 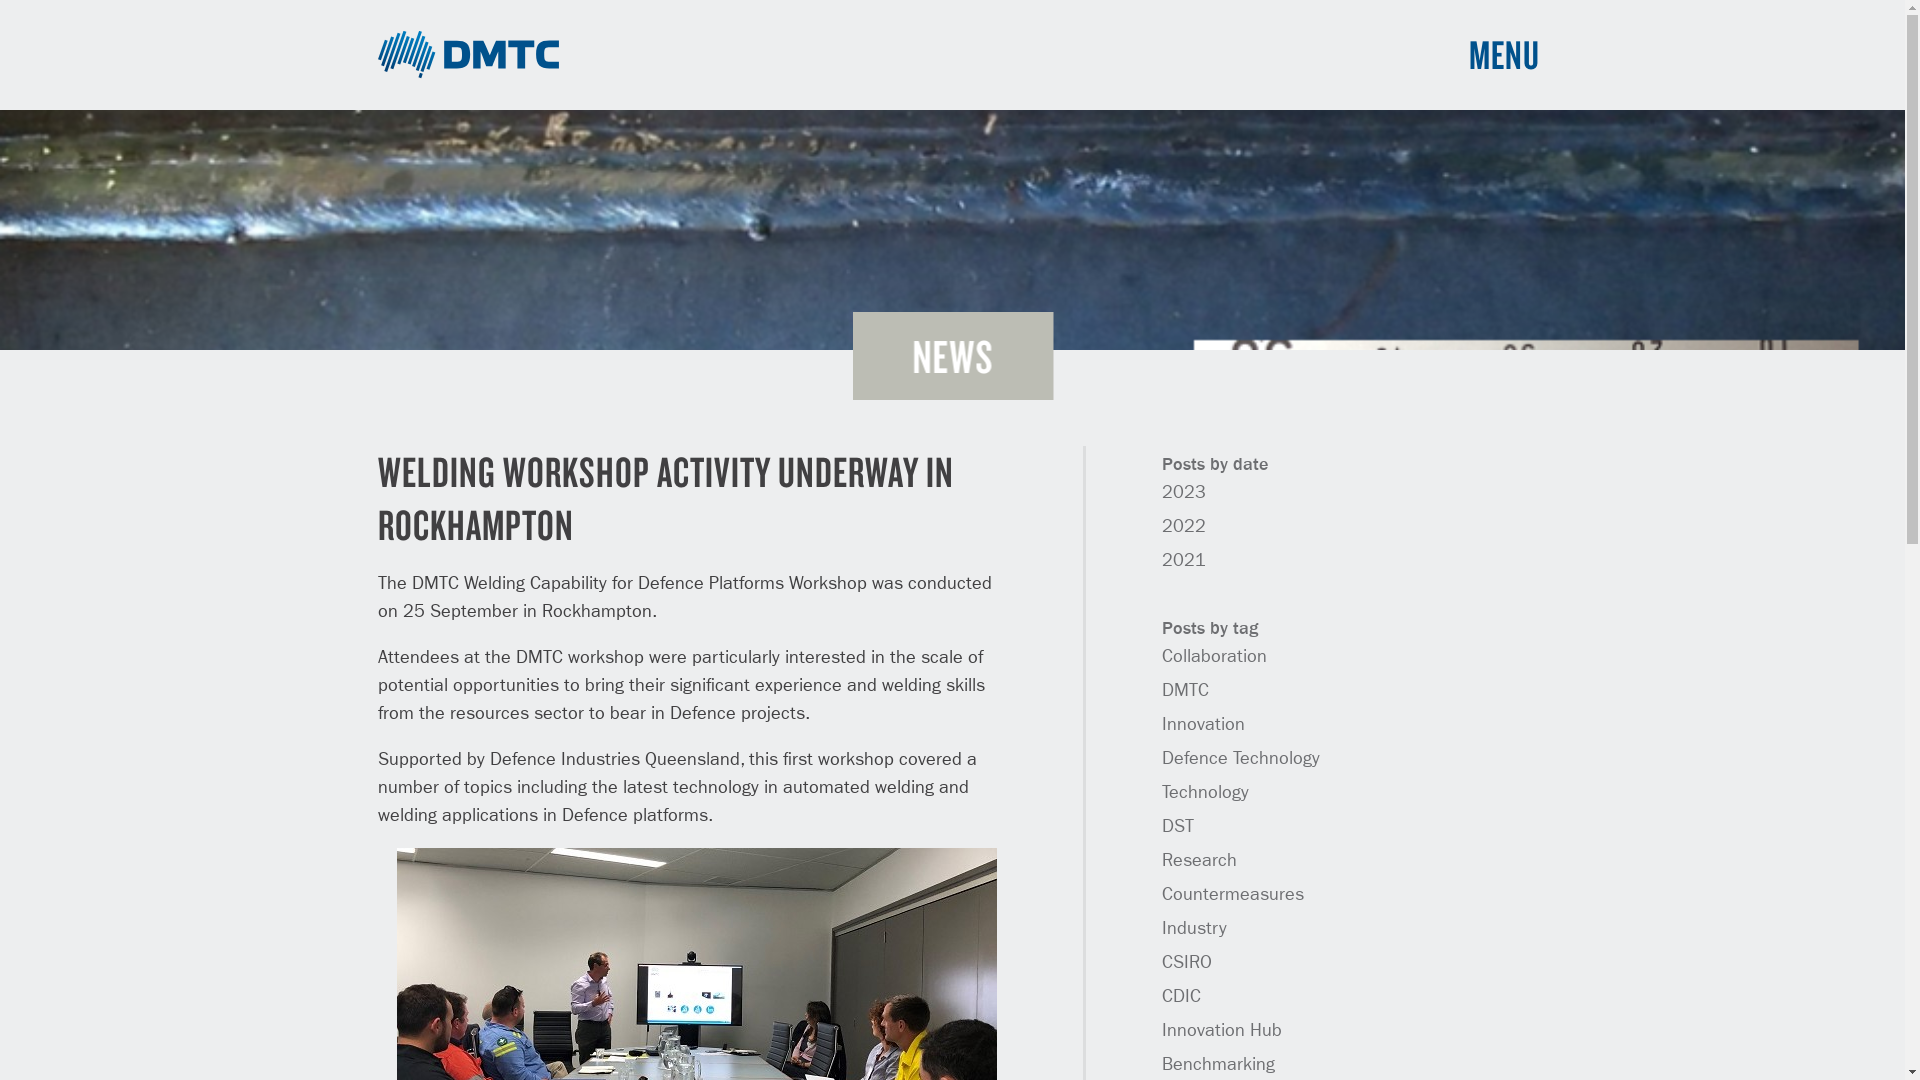 I want to click on 'CDIC', so click(x=1181, y=996).